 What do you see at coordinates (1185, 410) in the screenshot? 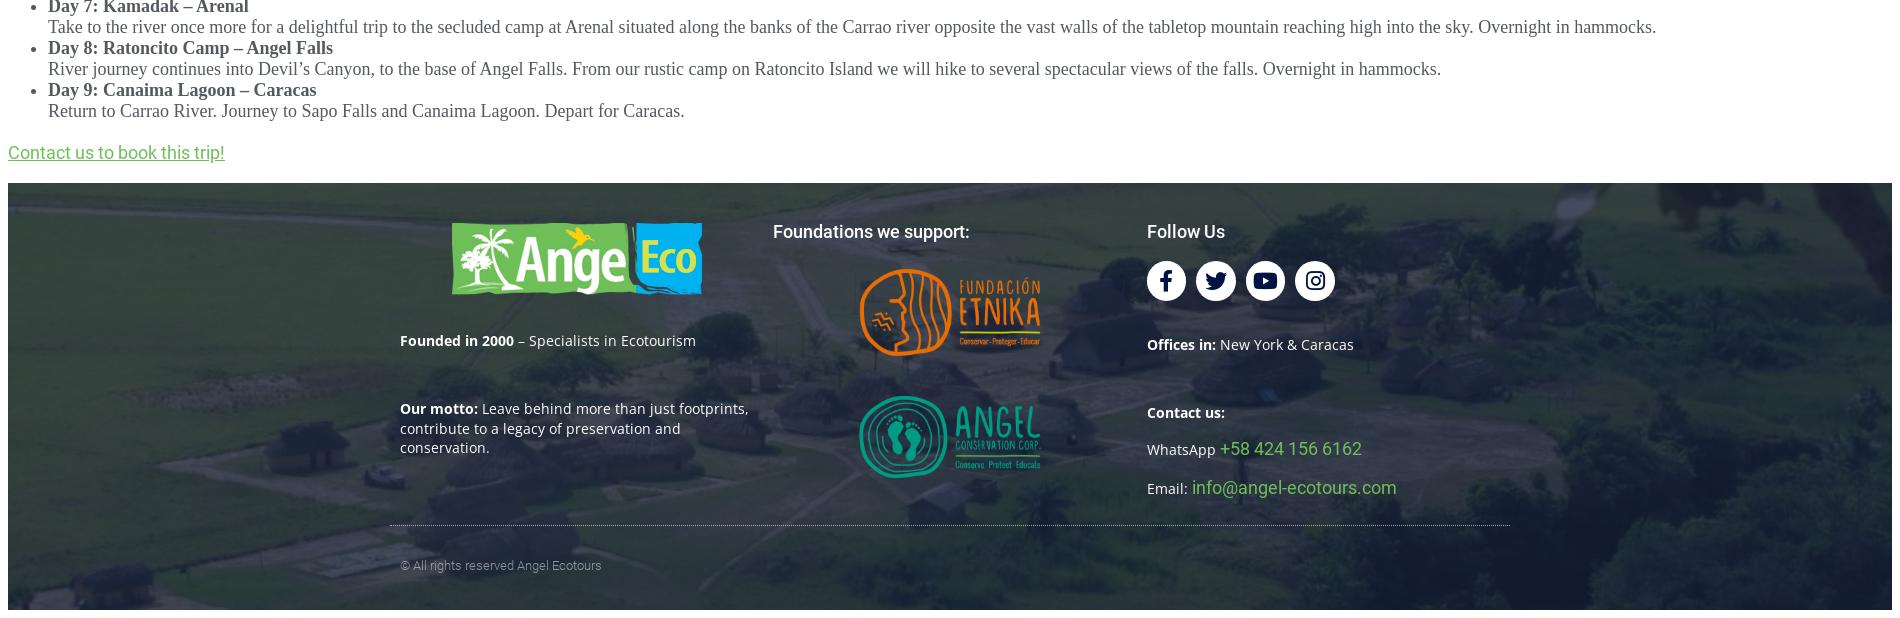
I see `'Contact us:'` at bounding box center [1185, 410].